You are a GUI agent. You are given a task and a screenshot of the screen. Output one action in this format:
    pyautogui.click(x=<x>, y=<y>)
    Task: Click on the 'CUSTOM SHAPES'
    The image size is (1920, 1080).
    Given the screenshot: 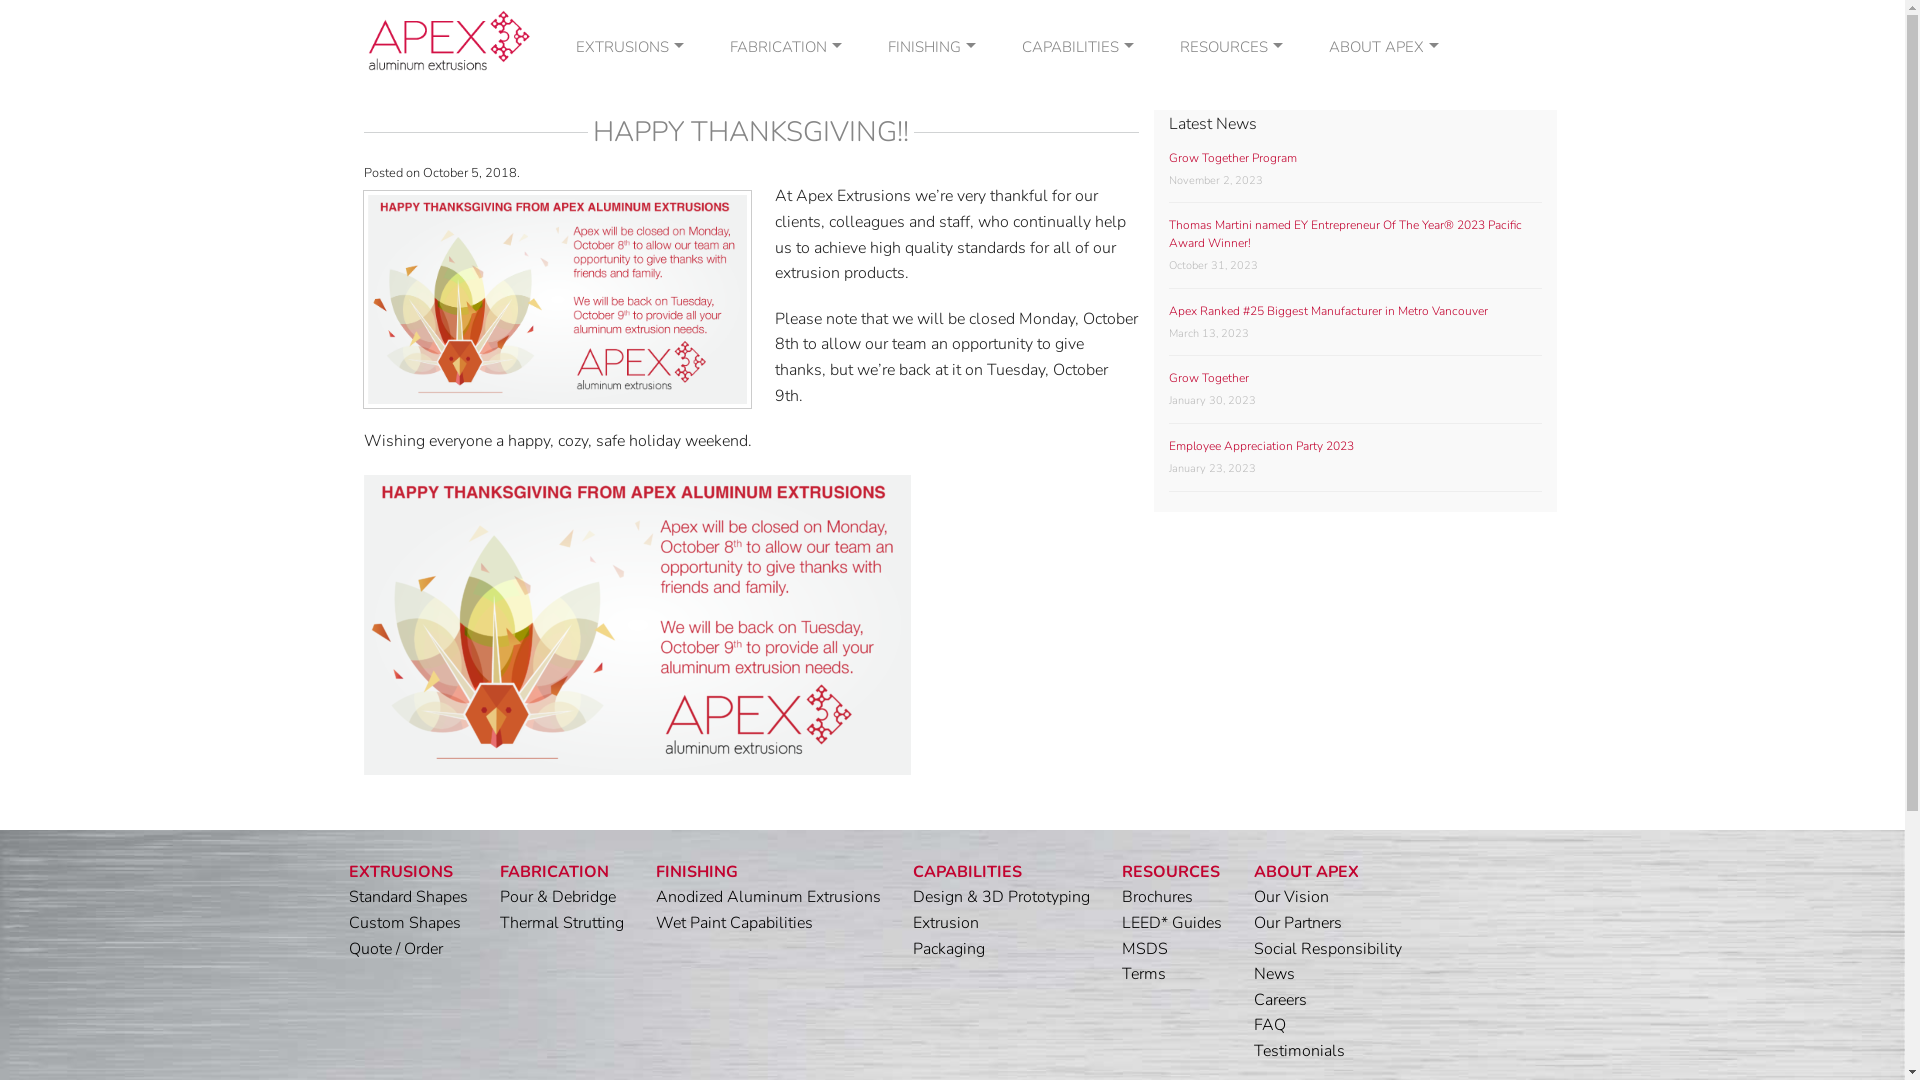 What is the action you would take?
    pyautogui.click(x=627, y=122)
    